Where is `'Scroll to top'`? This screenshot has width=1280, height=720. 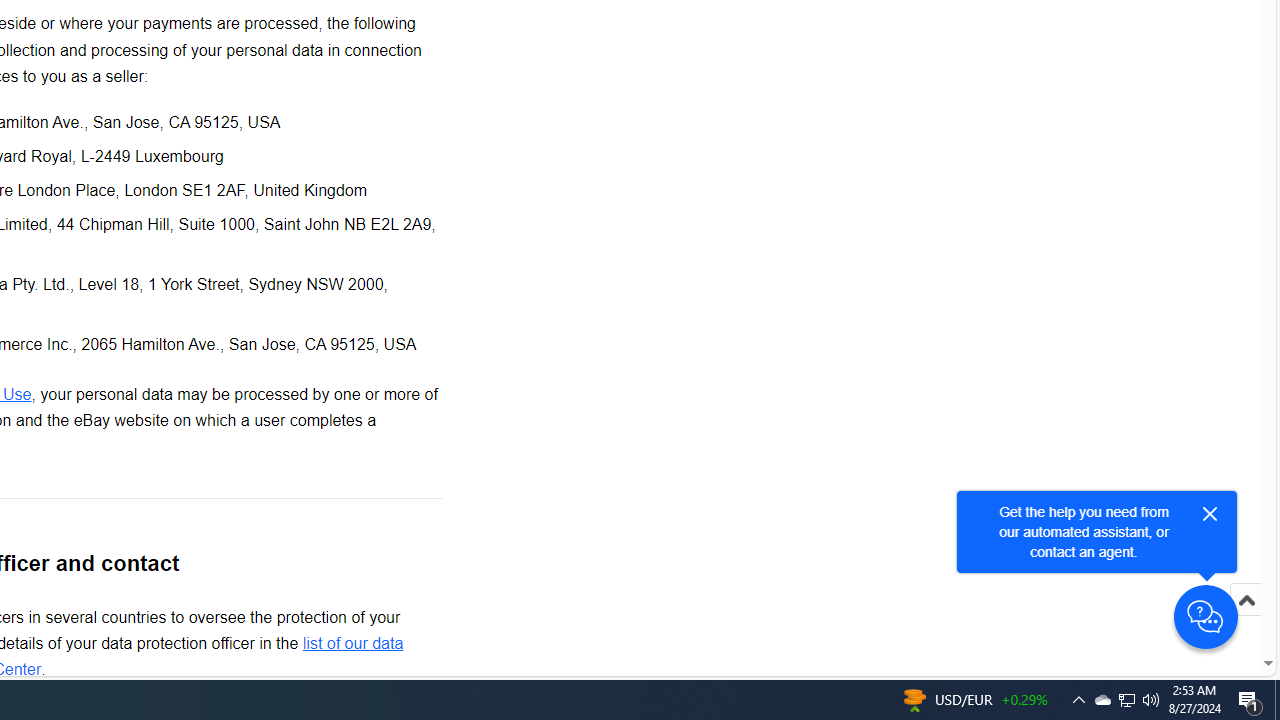
'Scroll to top' is located at coordinates (1245, 598).